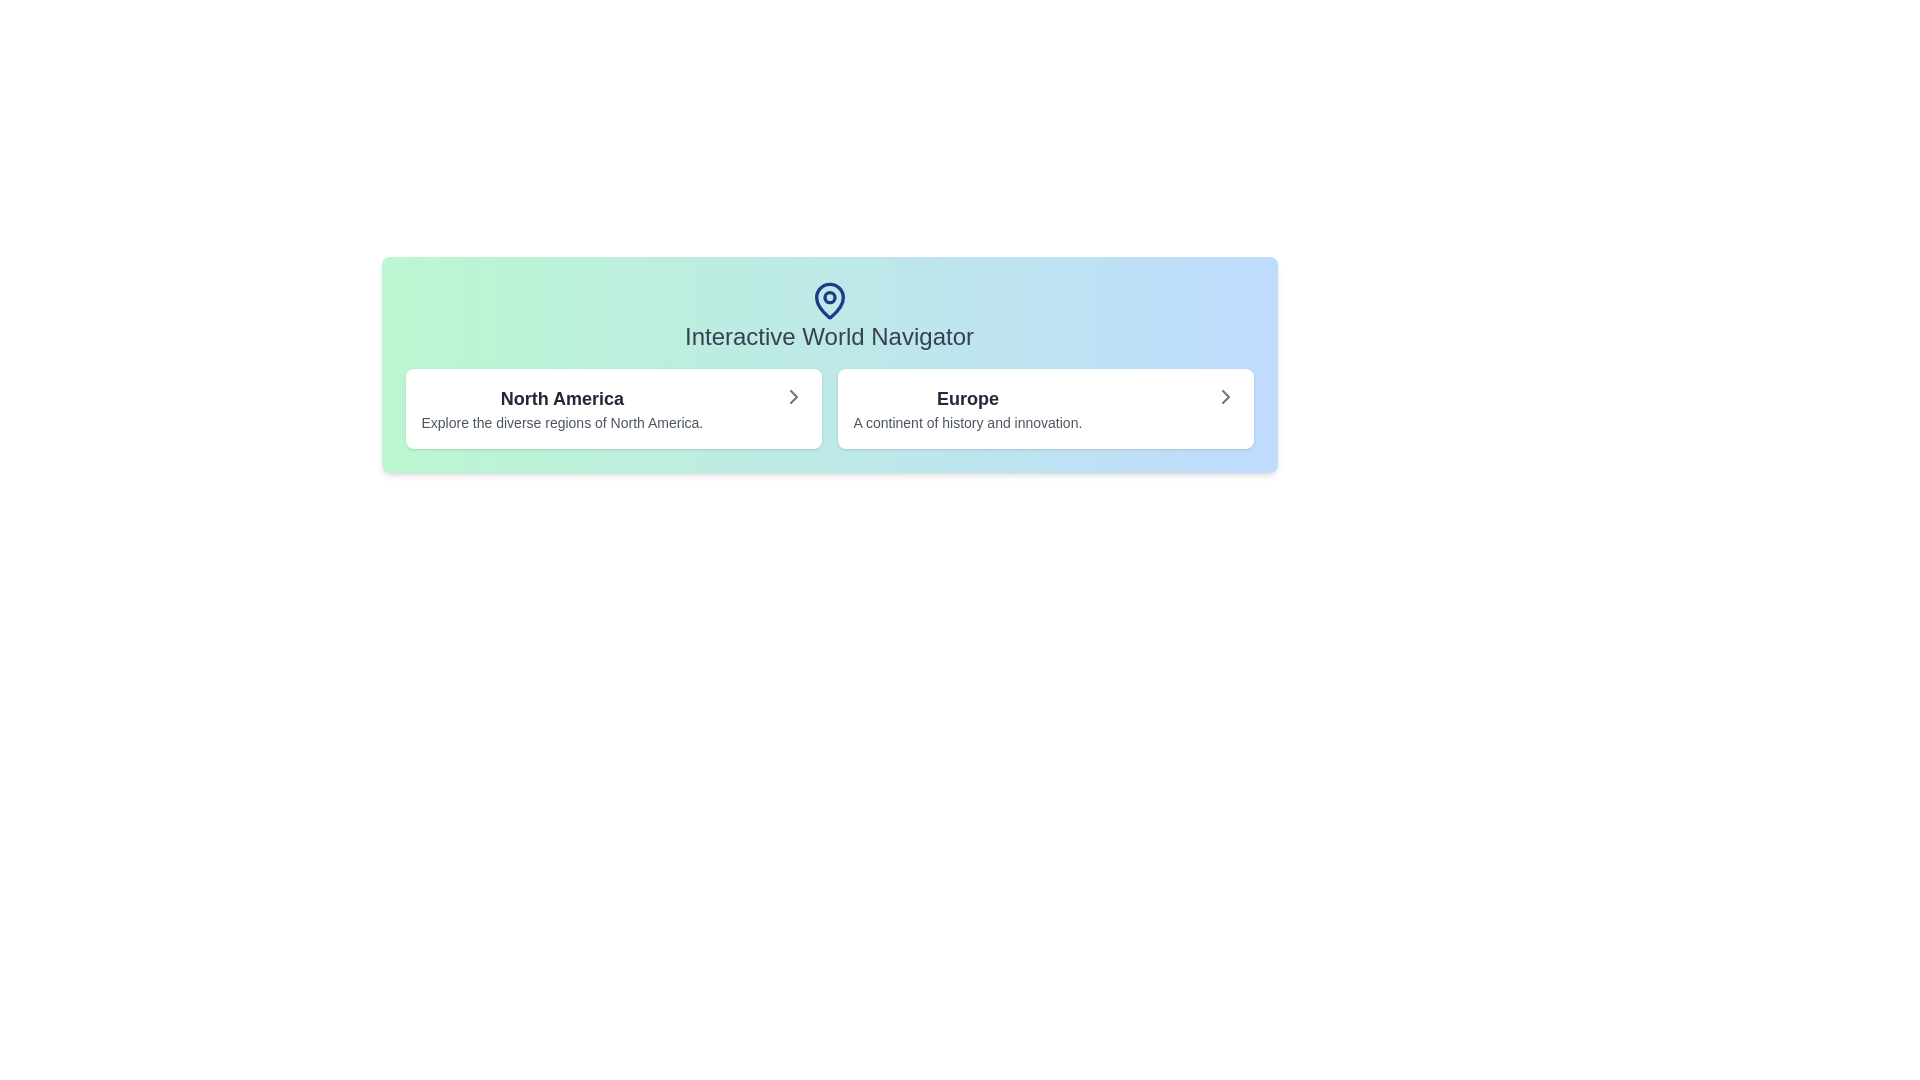 Image resolution: width=1920 pixels, height=1080 pixels. Describe the element at coordinates (612, 407) in the screenshot. I see `the 'North America' navigation card, which is a rectangular card with a white background, rounded corners, and contains the title 'North America' in bold text along with a description about exploring North America` at that location.